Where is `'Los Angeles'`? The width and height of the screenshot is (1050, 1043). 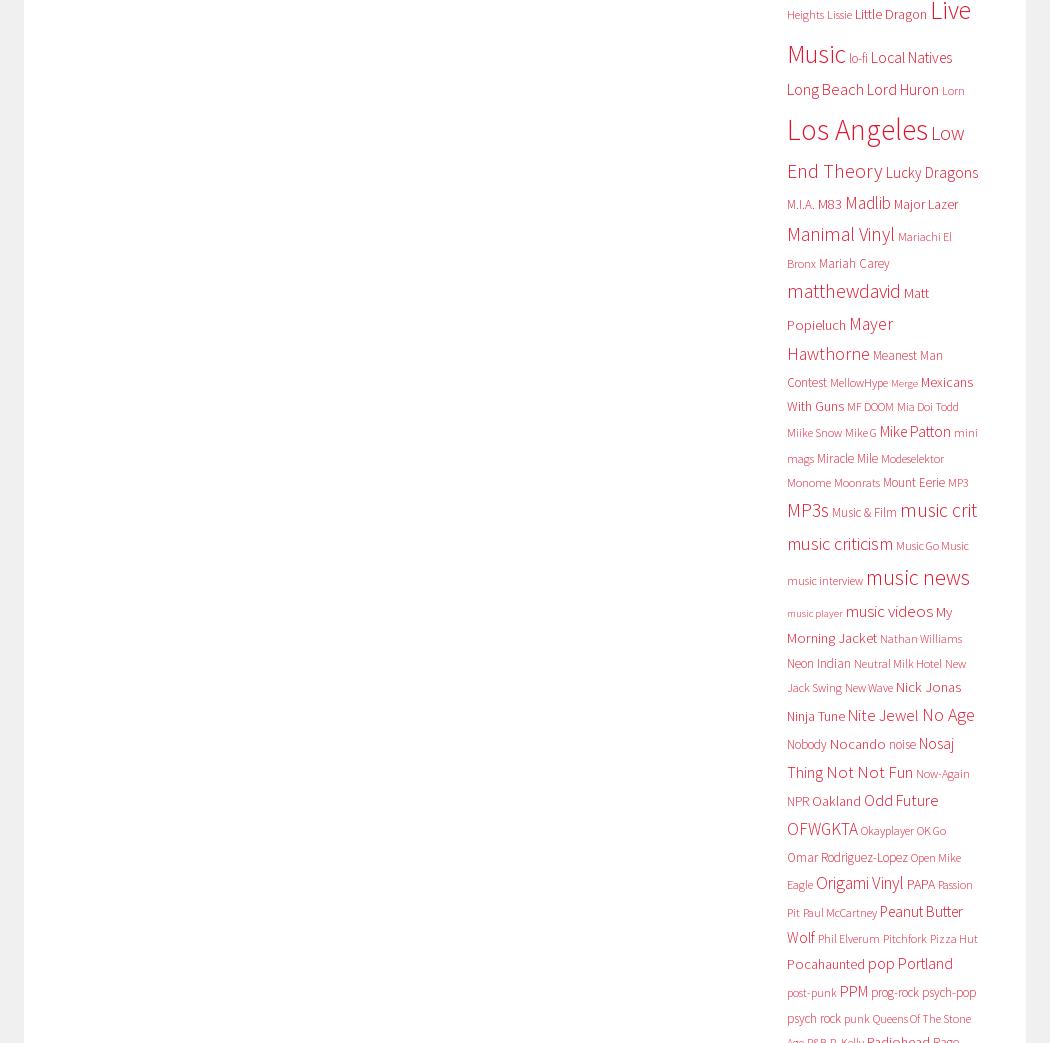 'Los Angeles' is located at coordinates (856, 128).